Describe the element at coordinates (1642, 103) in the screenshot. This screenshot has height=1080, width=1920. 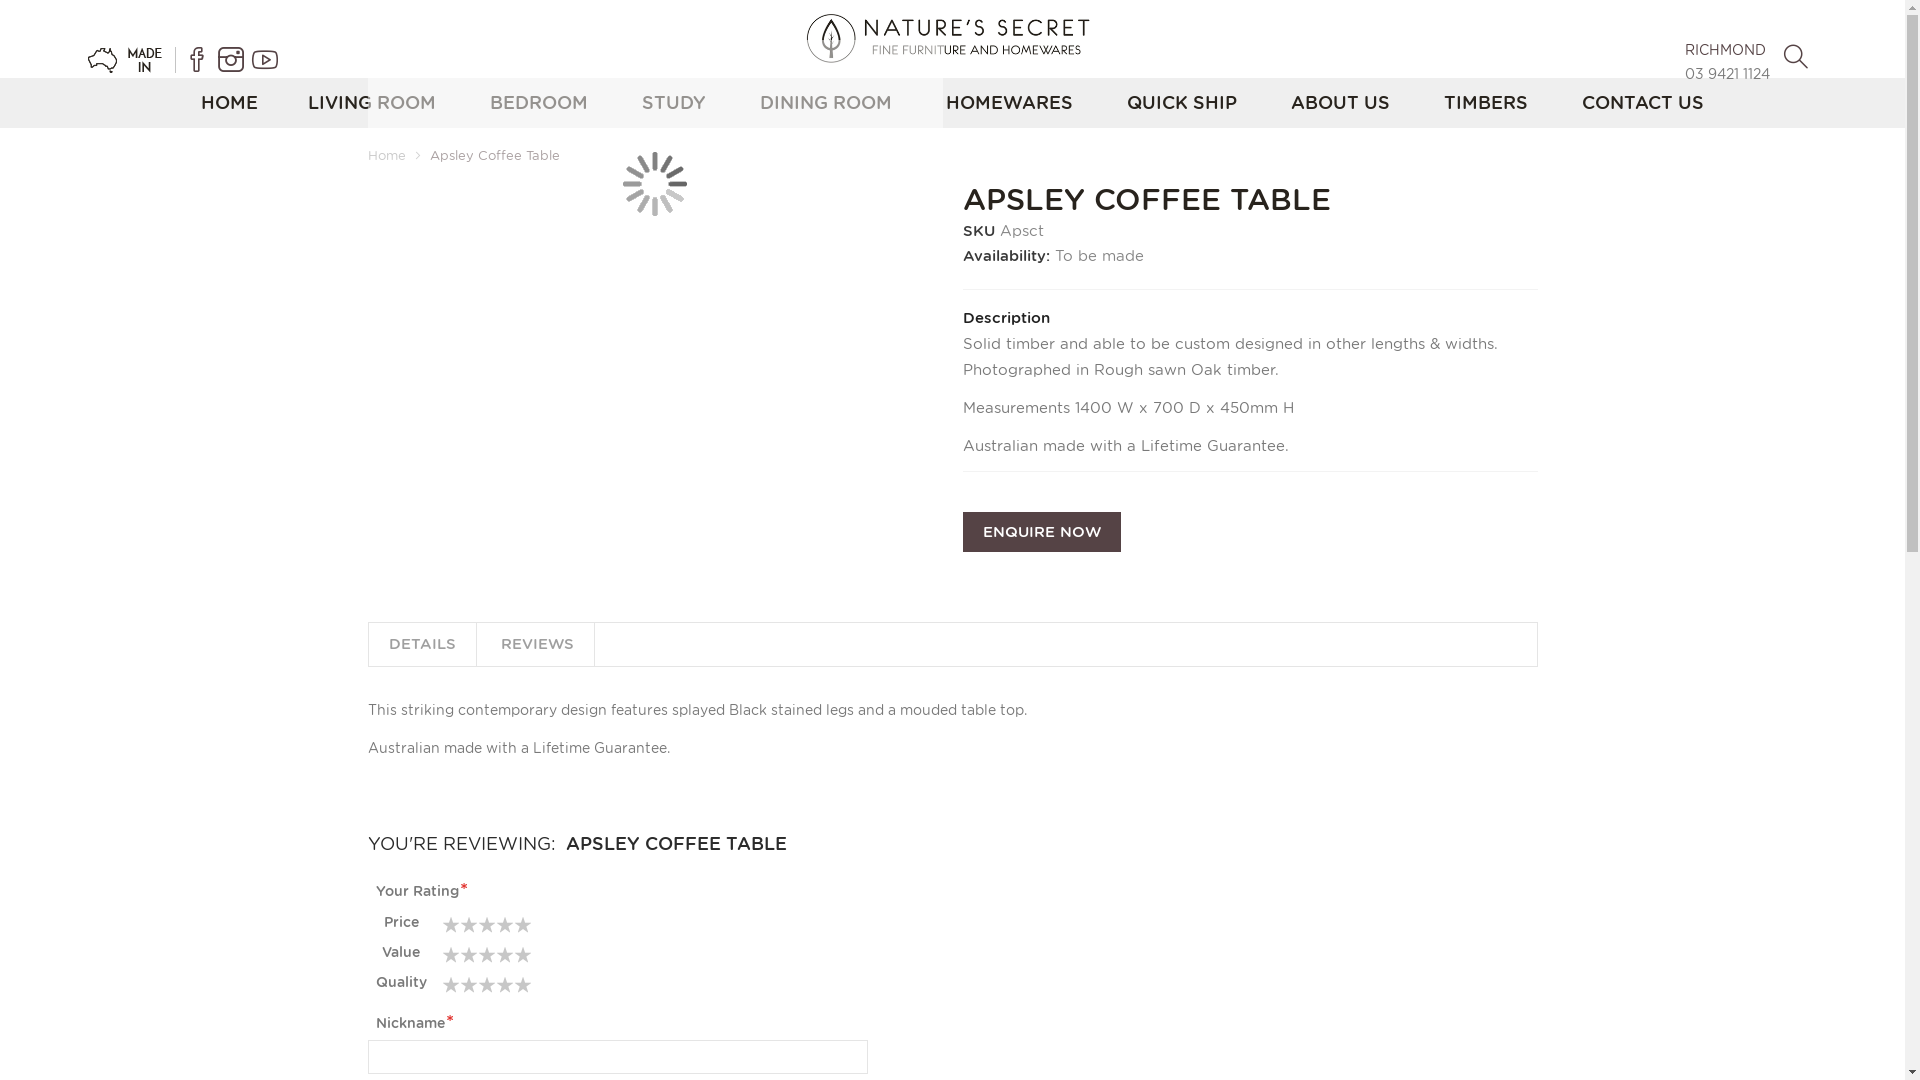
I see `'CONTACT US'` at that location.